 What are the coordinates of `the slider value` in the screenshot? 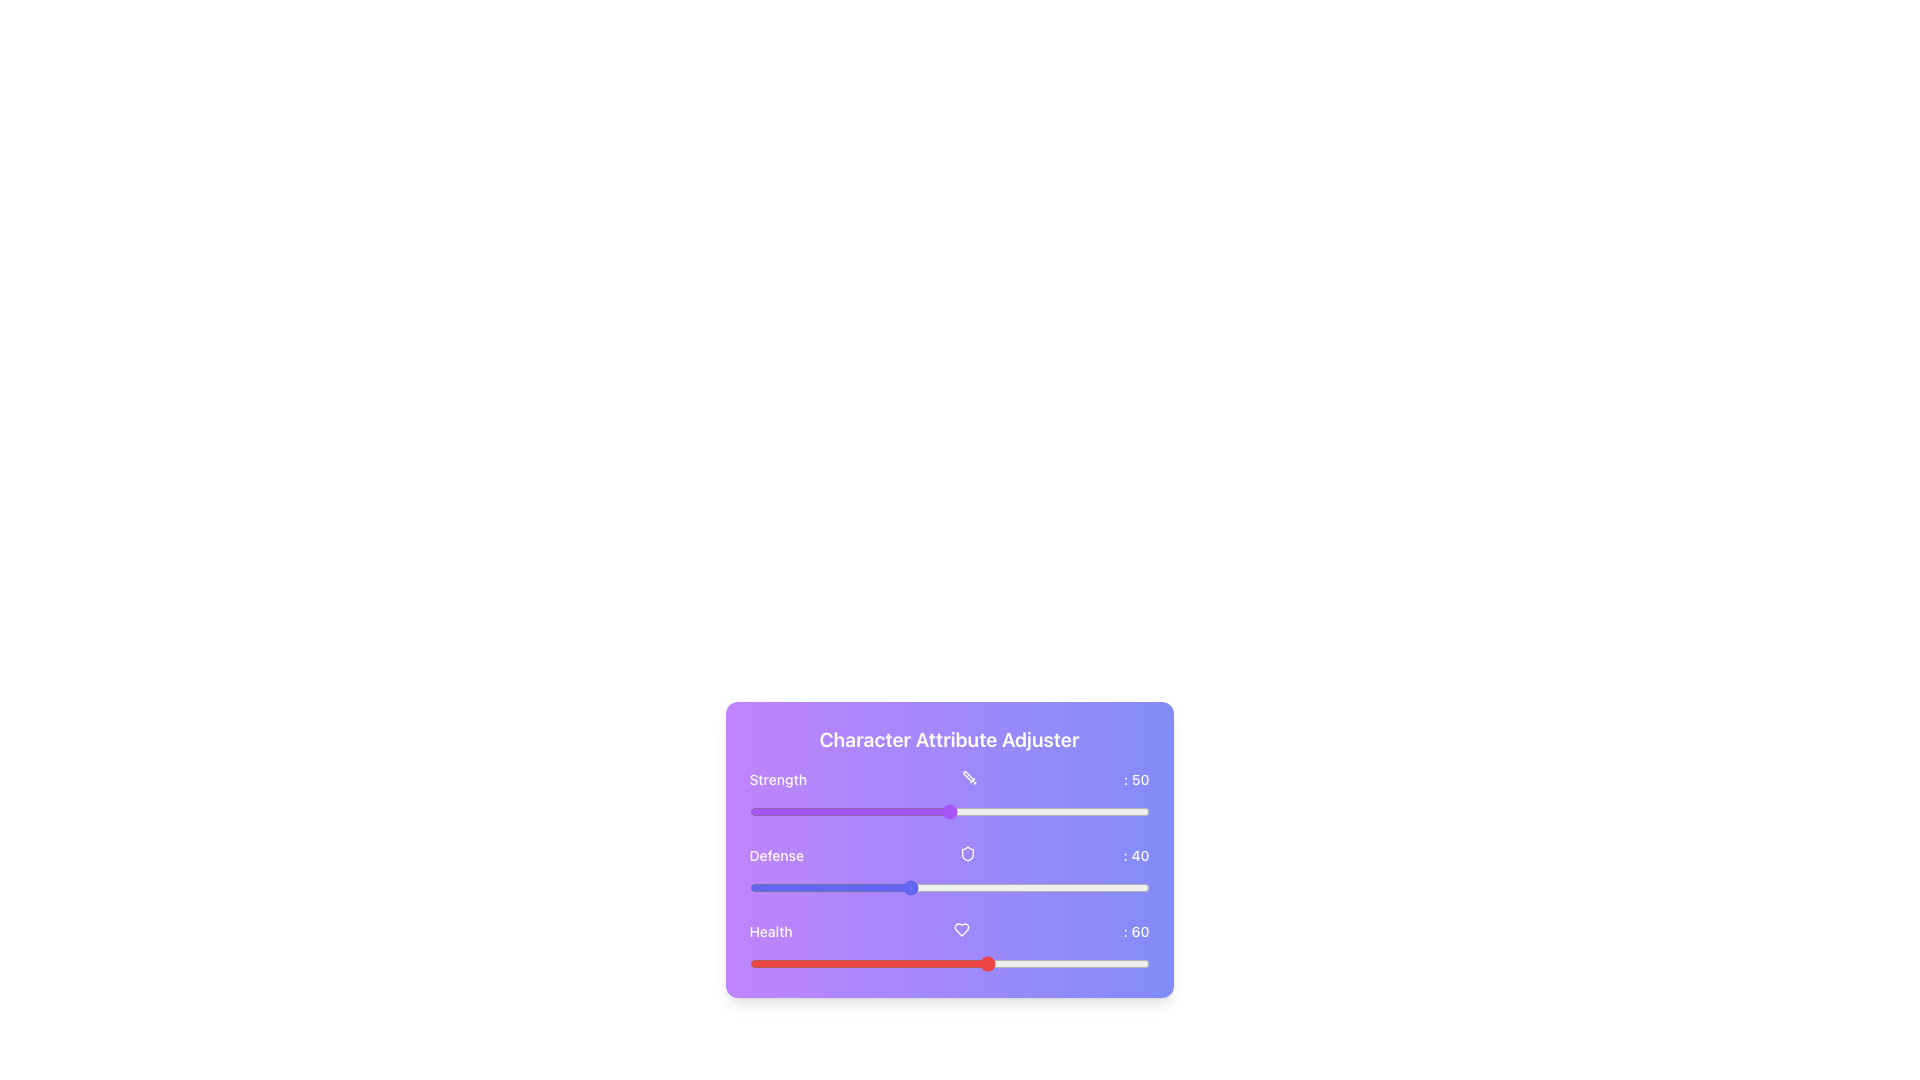 It's located at (813, 886).